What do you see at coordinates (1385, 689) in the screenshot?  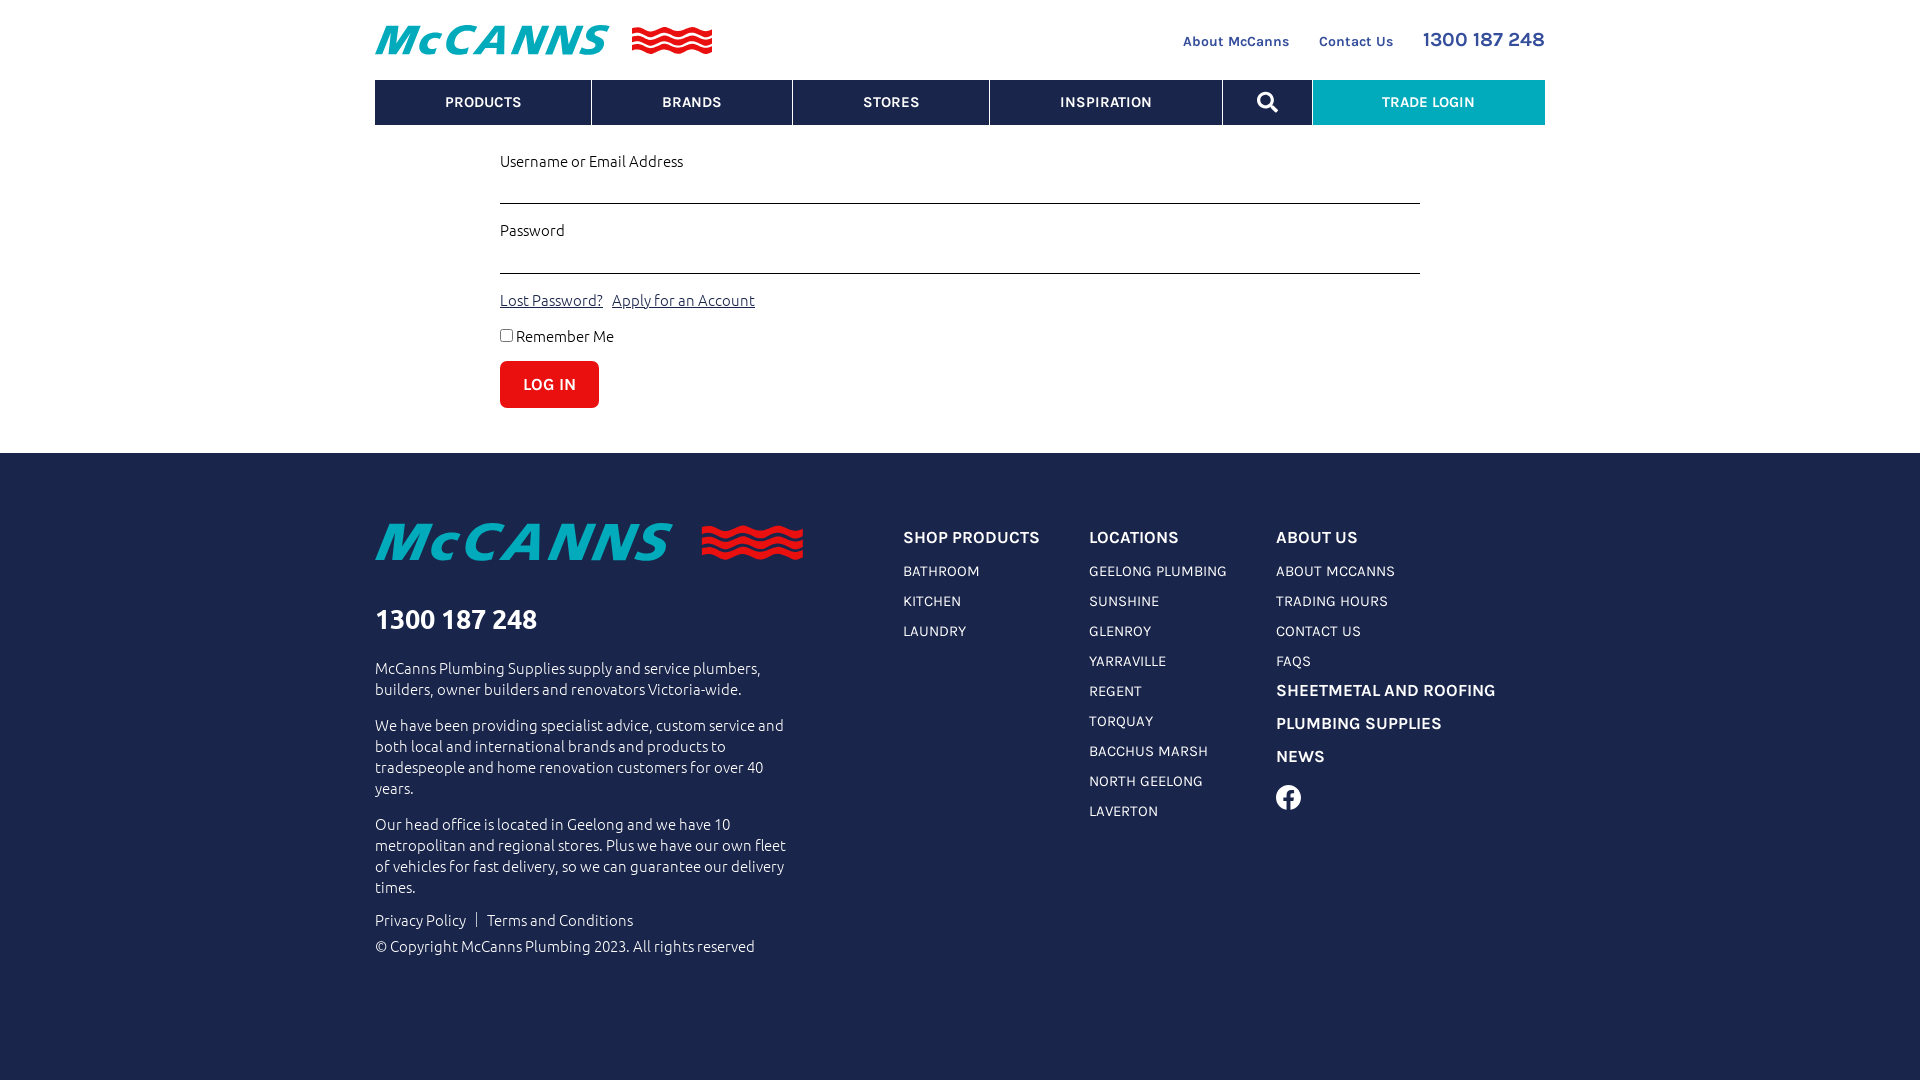 I see `'SHEETMETAL AND ROOFING'` at bounding box center [1385, 689].